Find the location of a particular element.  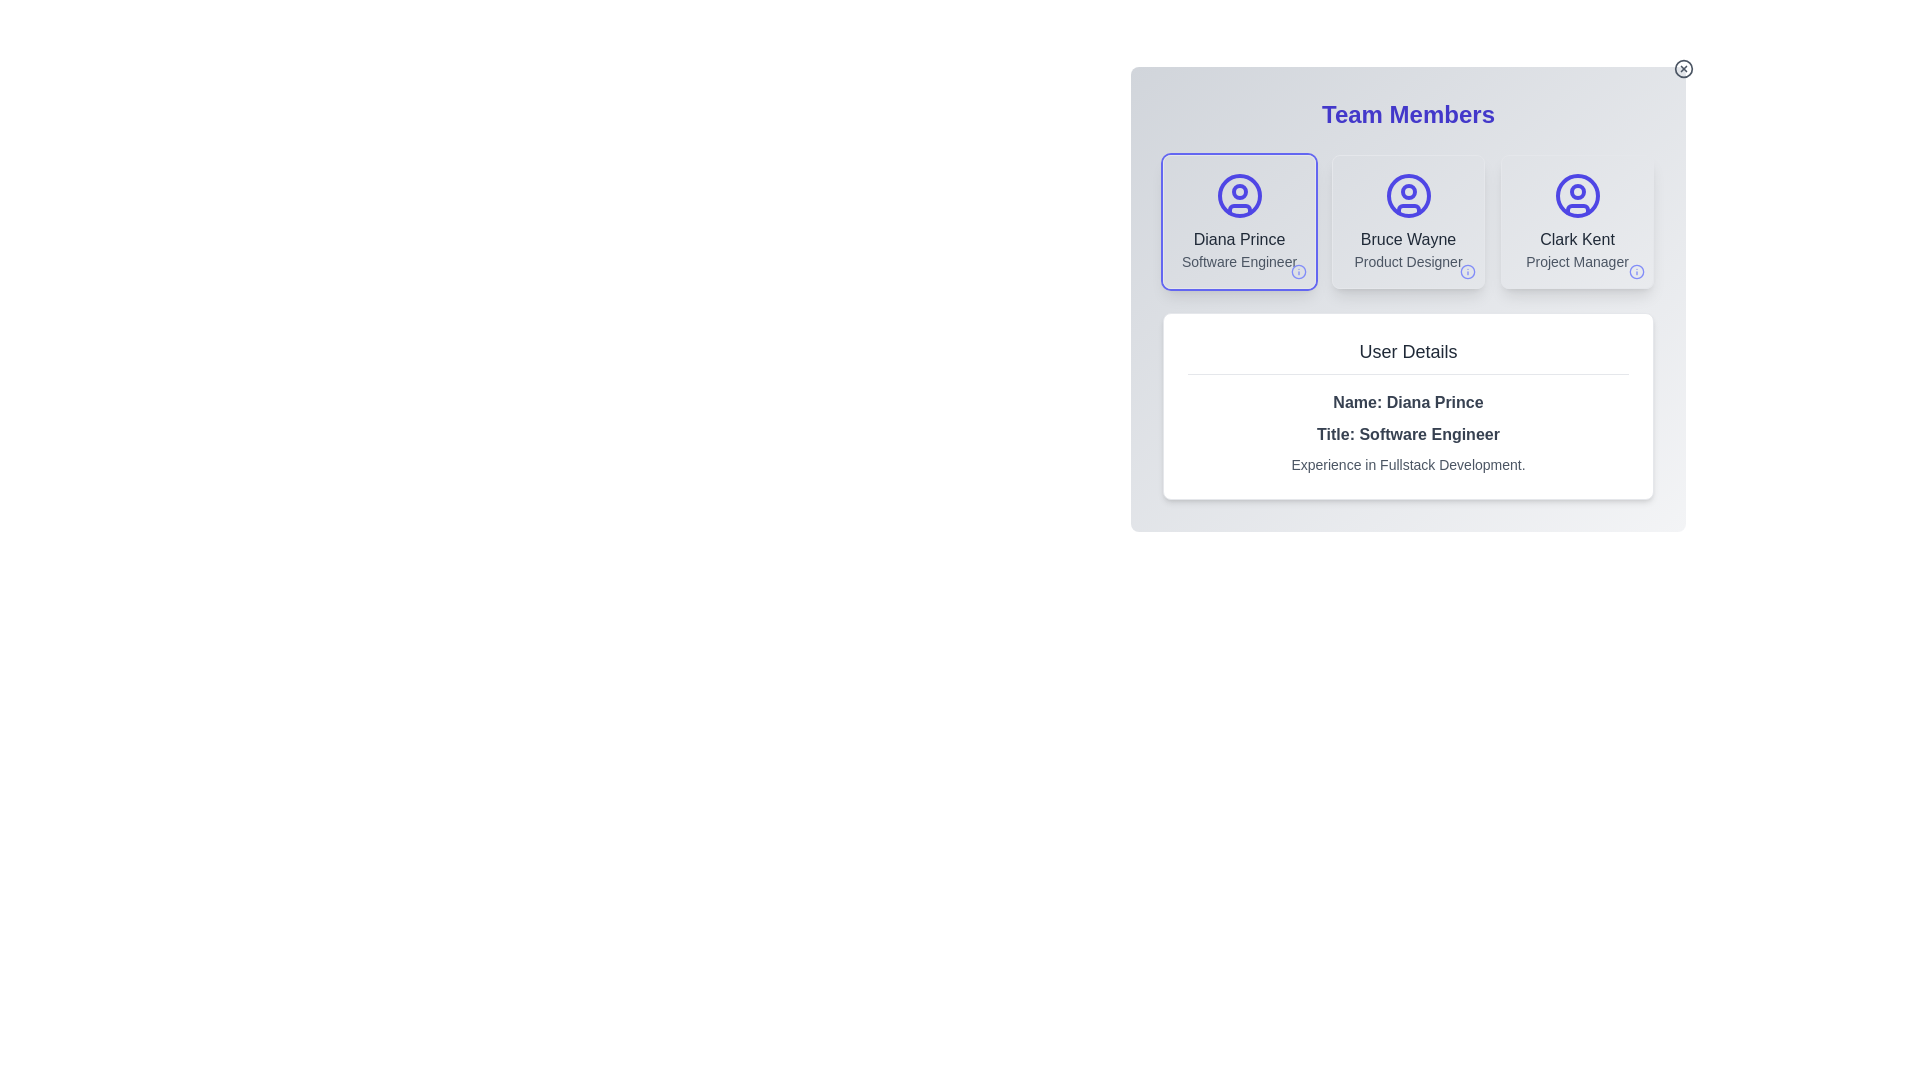

the circular user icon with a blue outline for 'Clark Kent' in the top-right section of the card layout is located at coordinates (1576, 196).